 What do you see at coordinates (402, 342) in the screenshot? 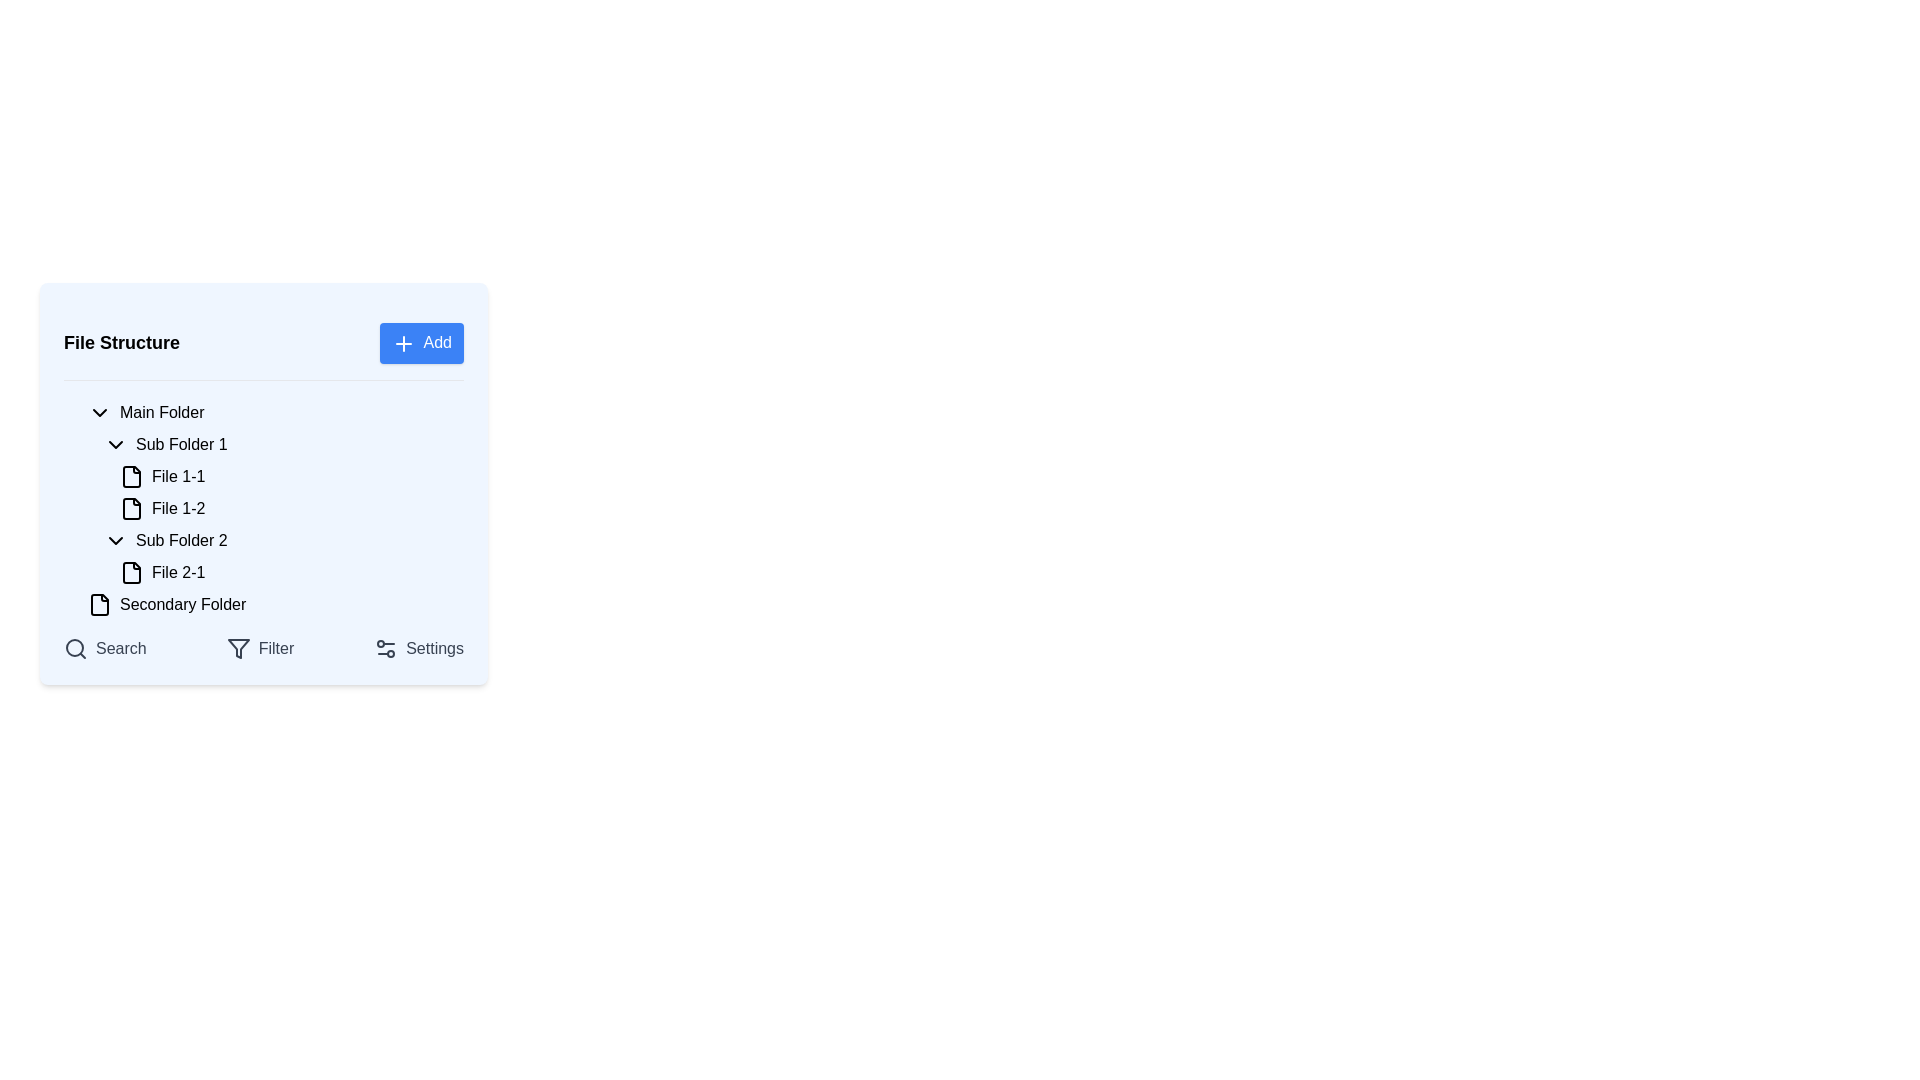
I see `the '+' shaped icon located within the blue 'Add' button` at bounding box center [402, 342].